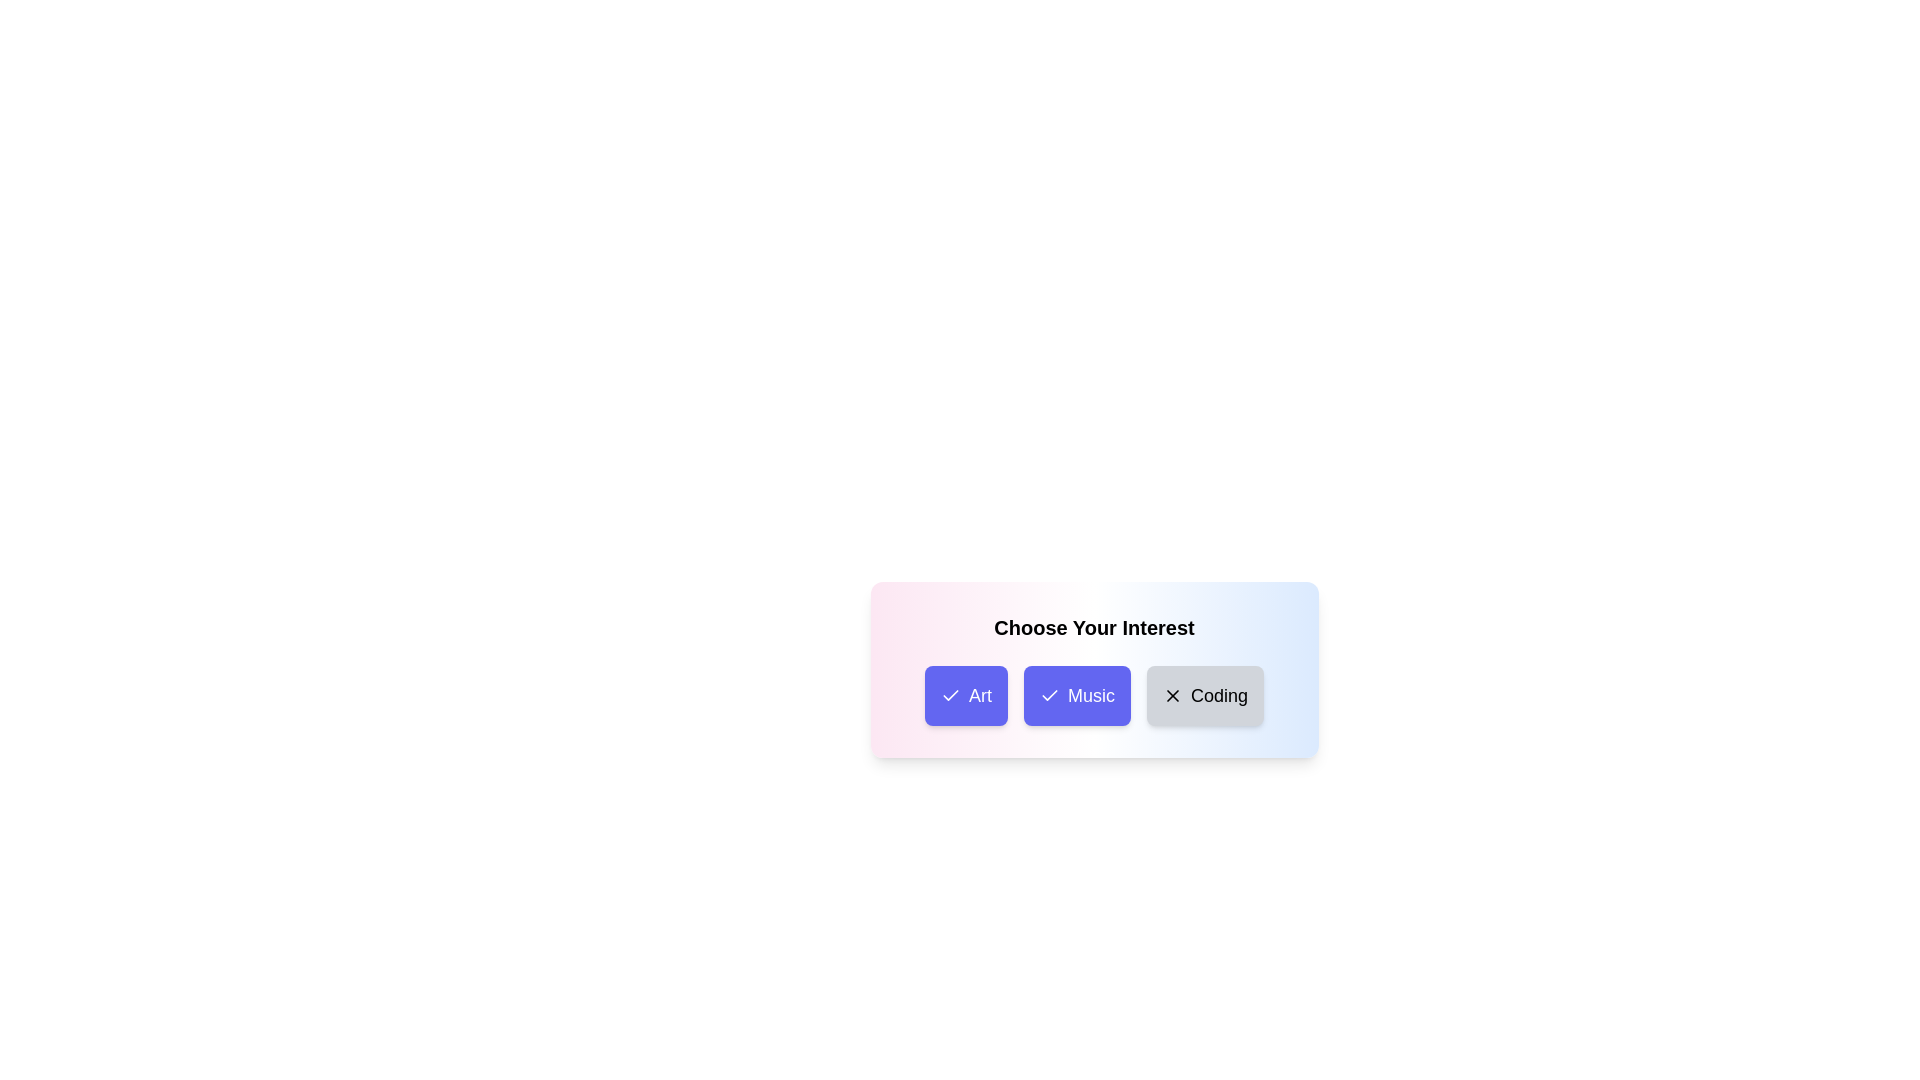 Image resolution: width=1920 pixels, height=1080 pixels. What do you see at coordinates (966, 694) in the screenshot?
I see `the 'Art' category to toggle its selection` at bounding box center [966, 694].